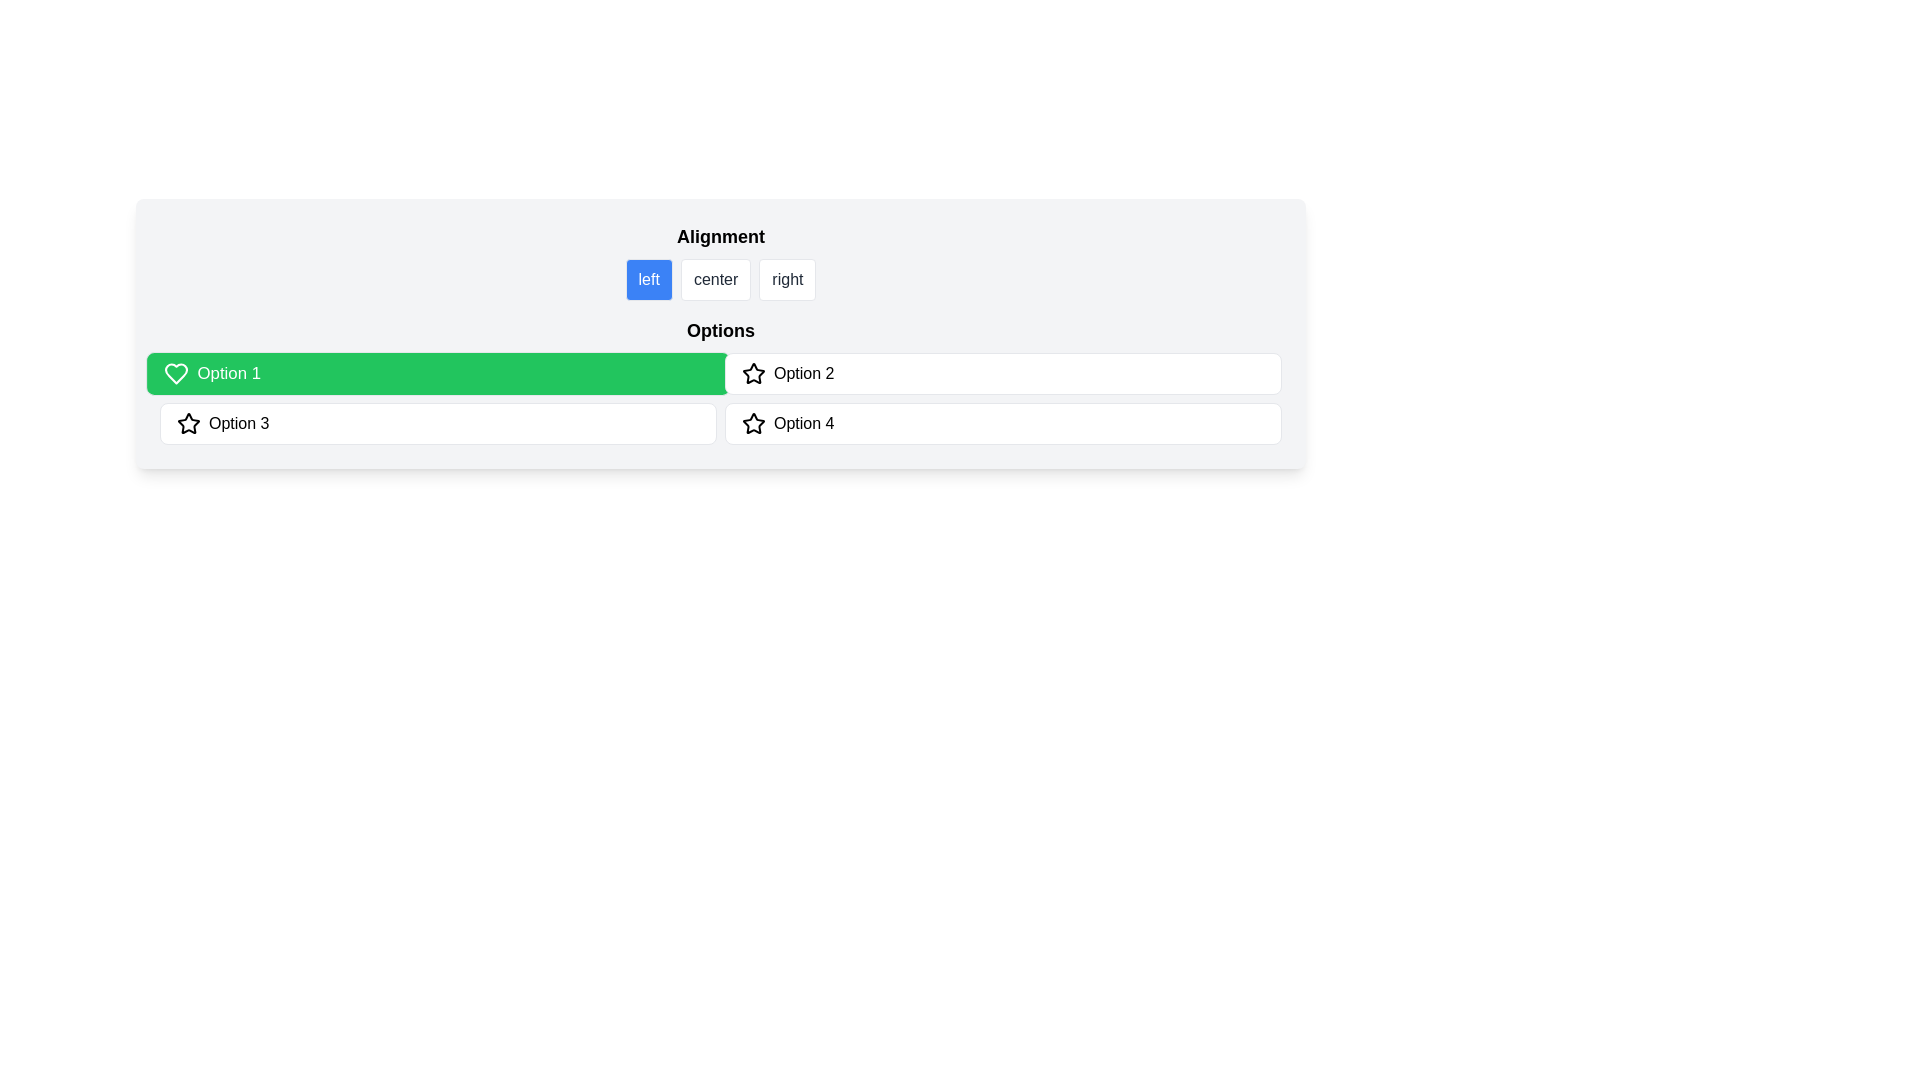 This screenshot has width=1920, height=1080. I want to click on the rectangular button with a white background and gray text that reads 'right', which is the third button in a row of three buttons at the top center of the interface, so click(786, 280).